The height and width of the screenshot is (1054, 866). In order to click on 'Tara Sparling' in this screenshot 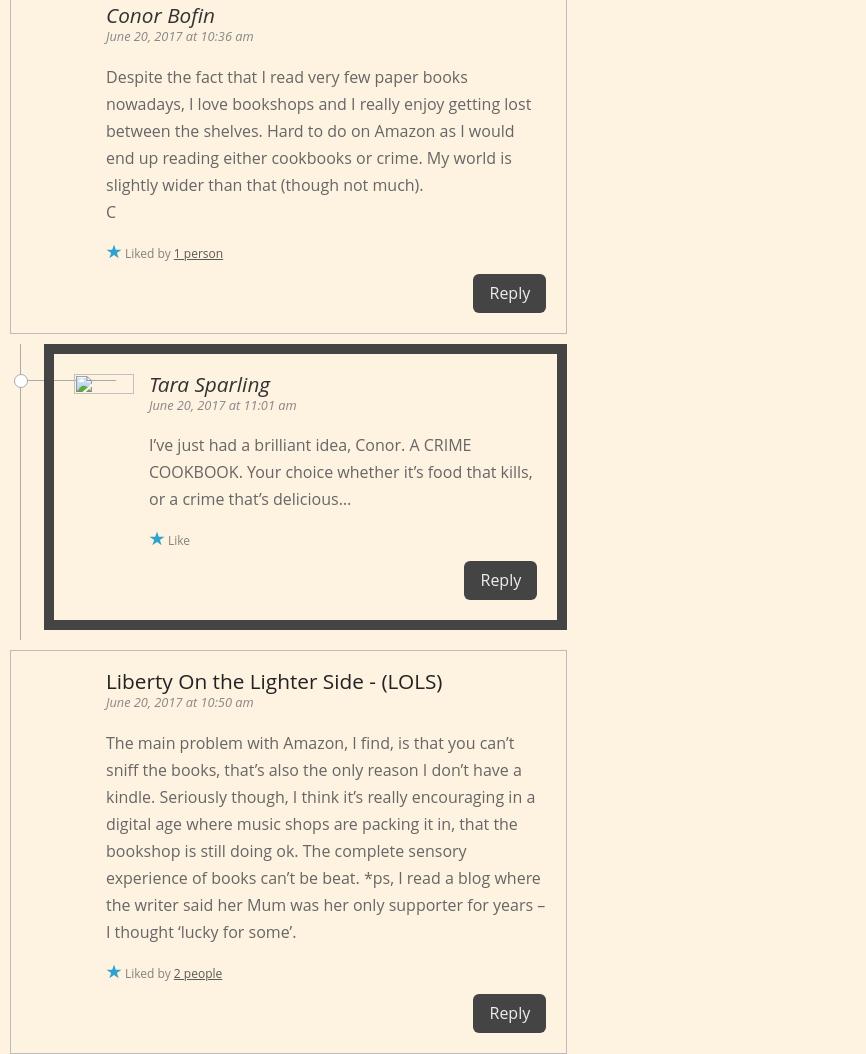, I will do `click(149, 382)`.